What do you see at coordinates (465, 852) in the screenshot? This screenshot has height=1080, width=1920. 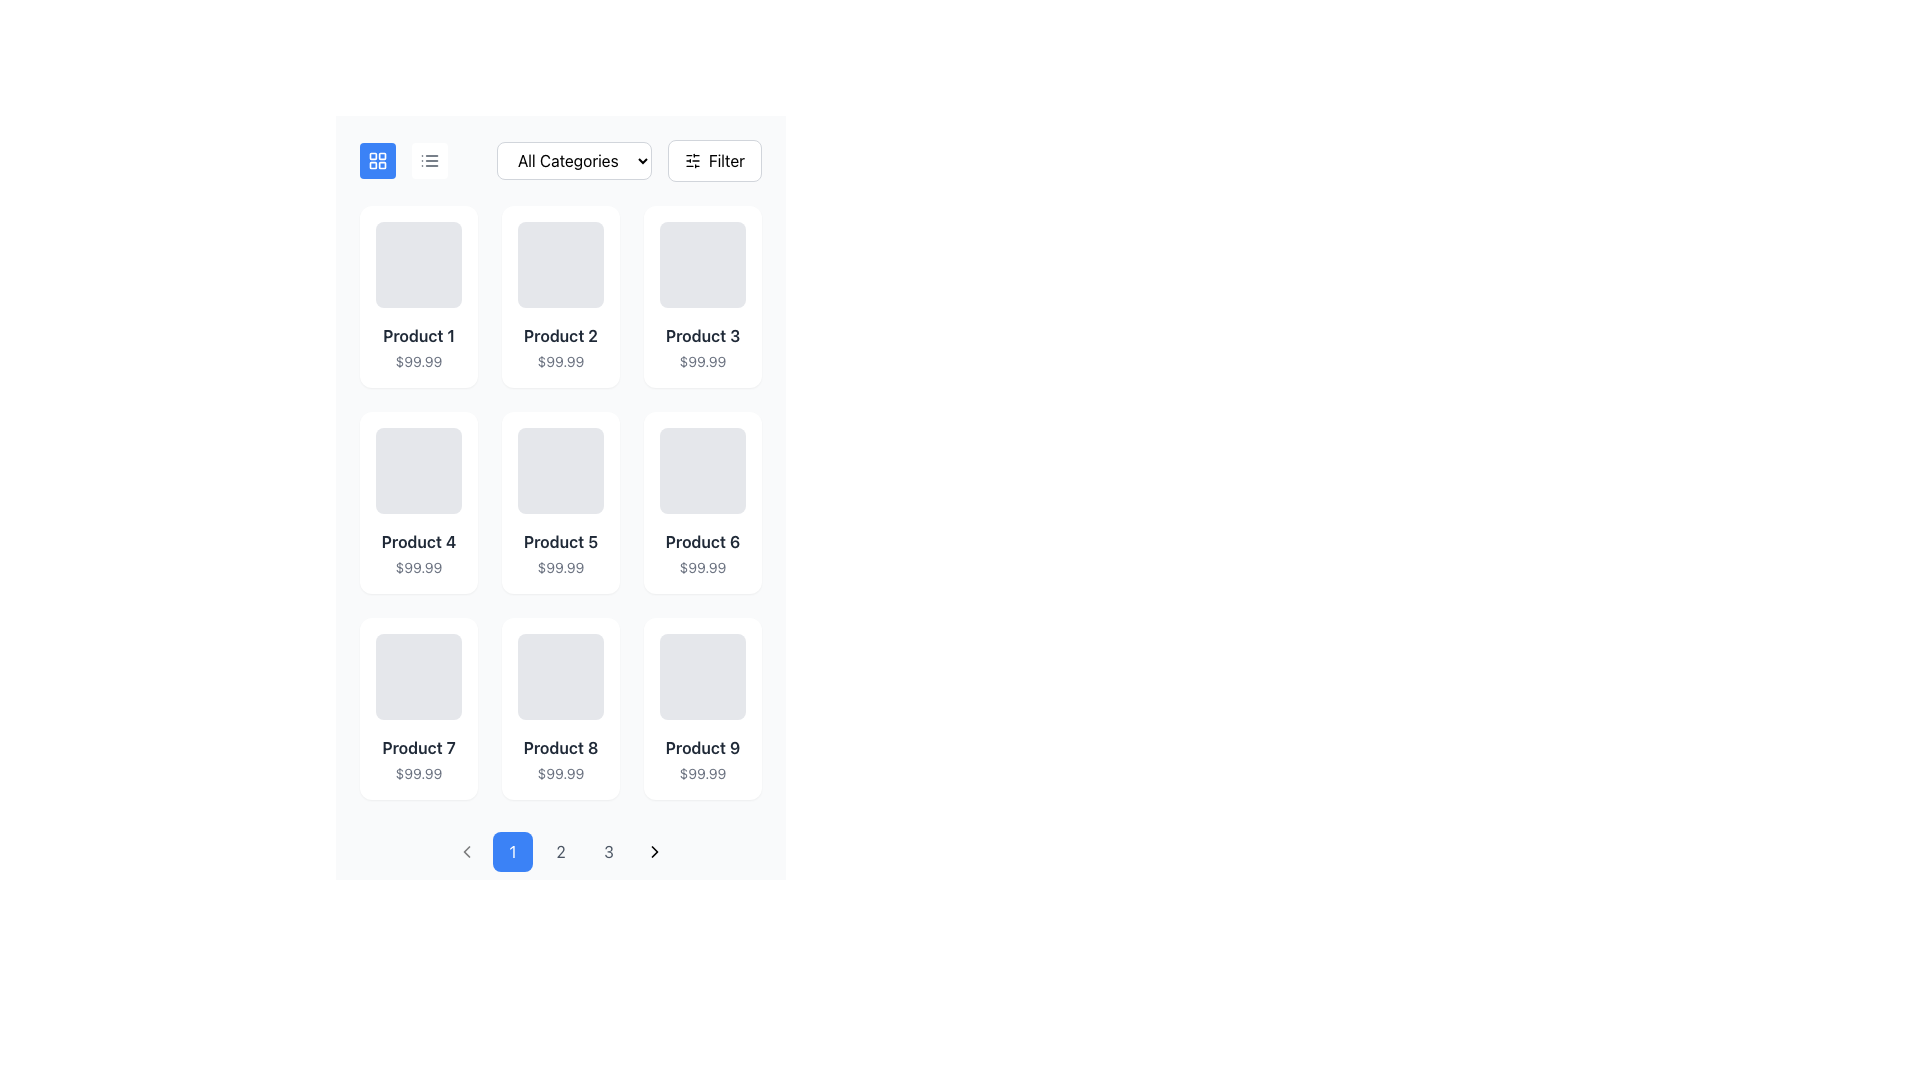 I see `the left-pointing chevron icon located in the bottom navigation area` at bounding box center [465, 852].